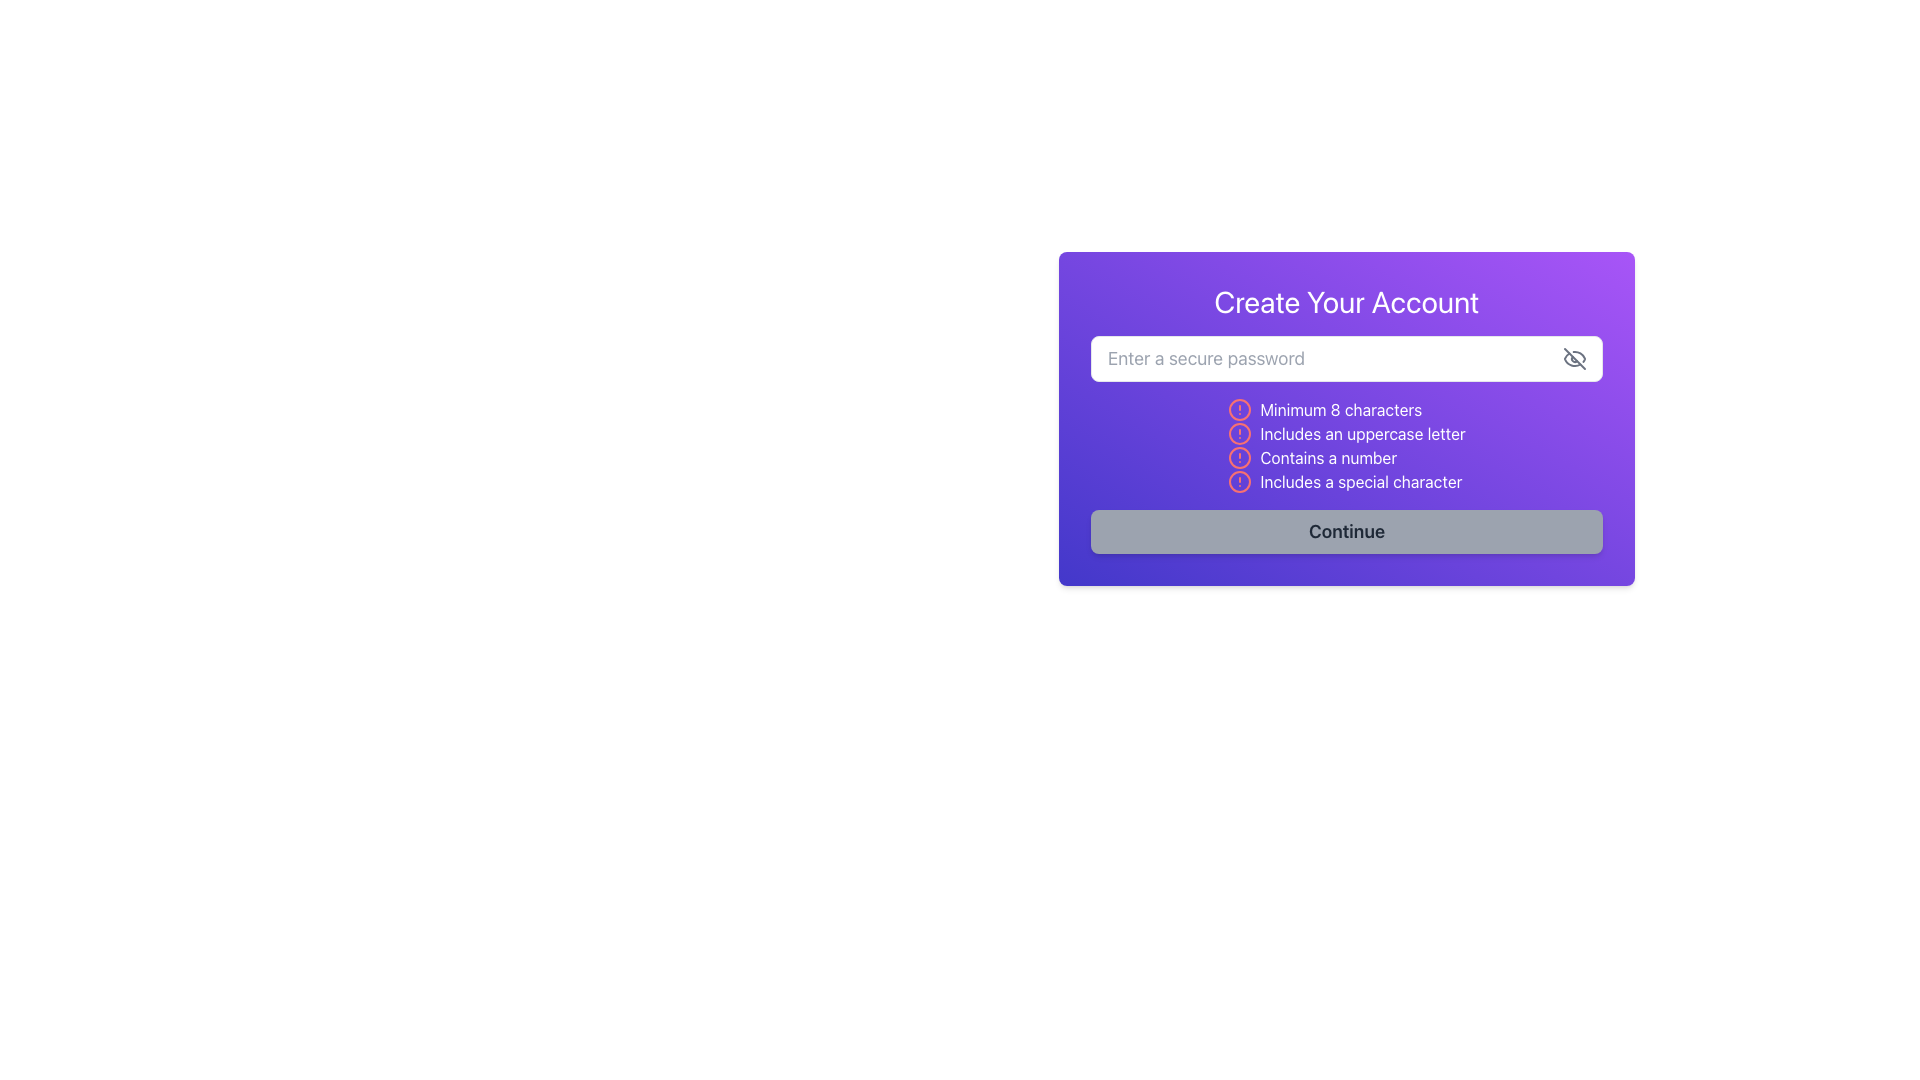 Image resolution: width=1920 pixels, height=1080 pixels. What do you see at coordinates (1239, 482) in the screenshot?
I see `the circular SVG Icon element located in the fourth visual indicator of the password rules vertical list in a purple-themed form UI` at bounding box center [1239, 482].